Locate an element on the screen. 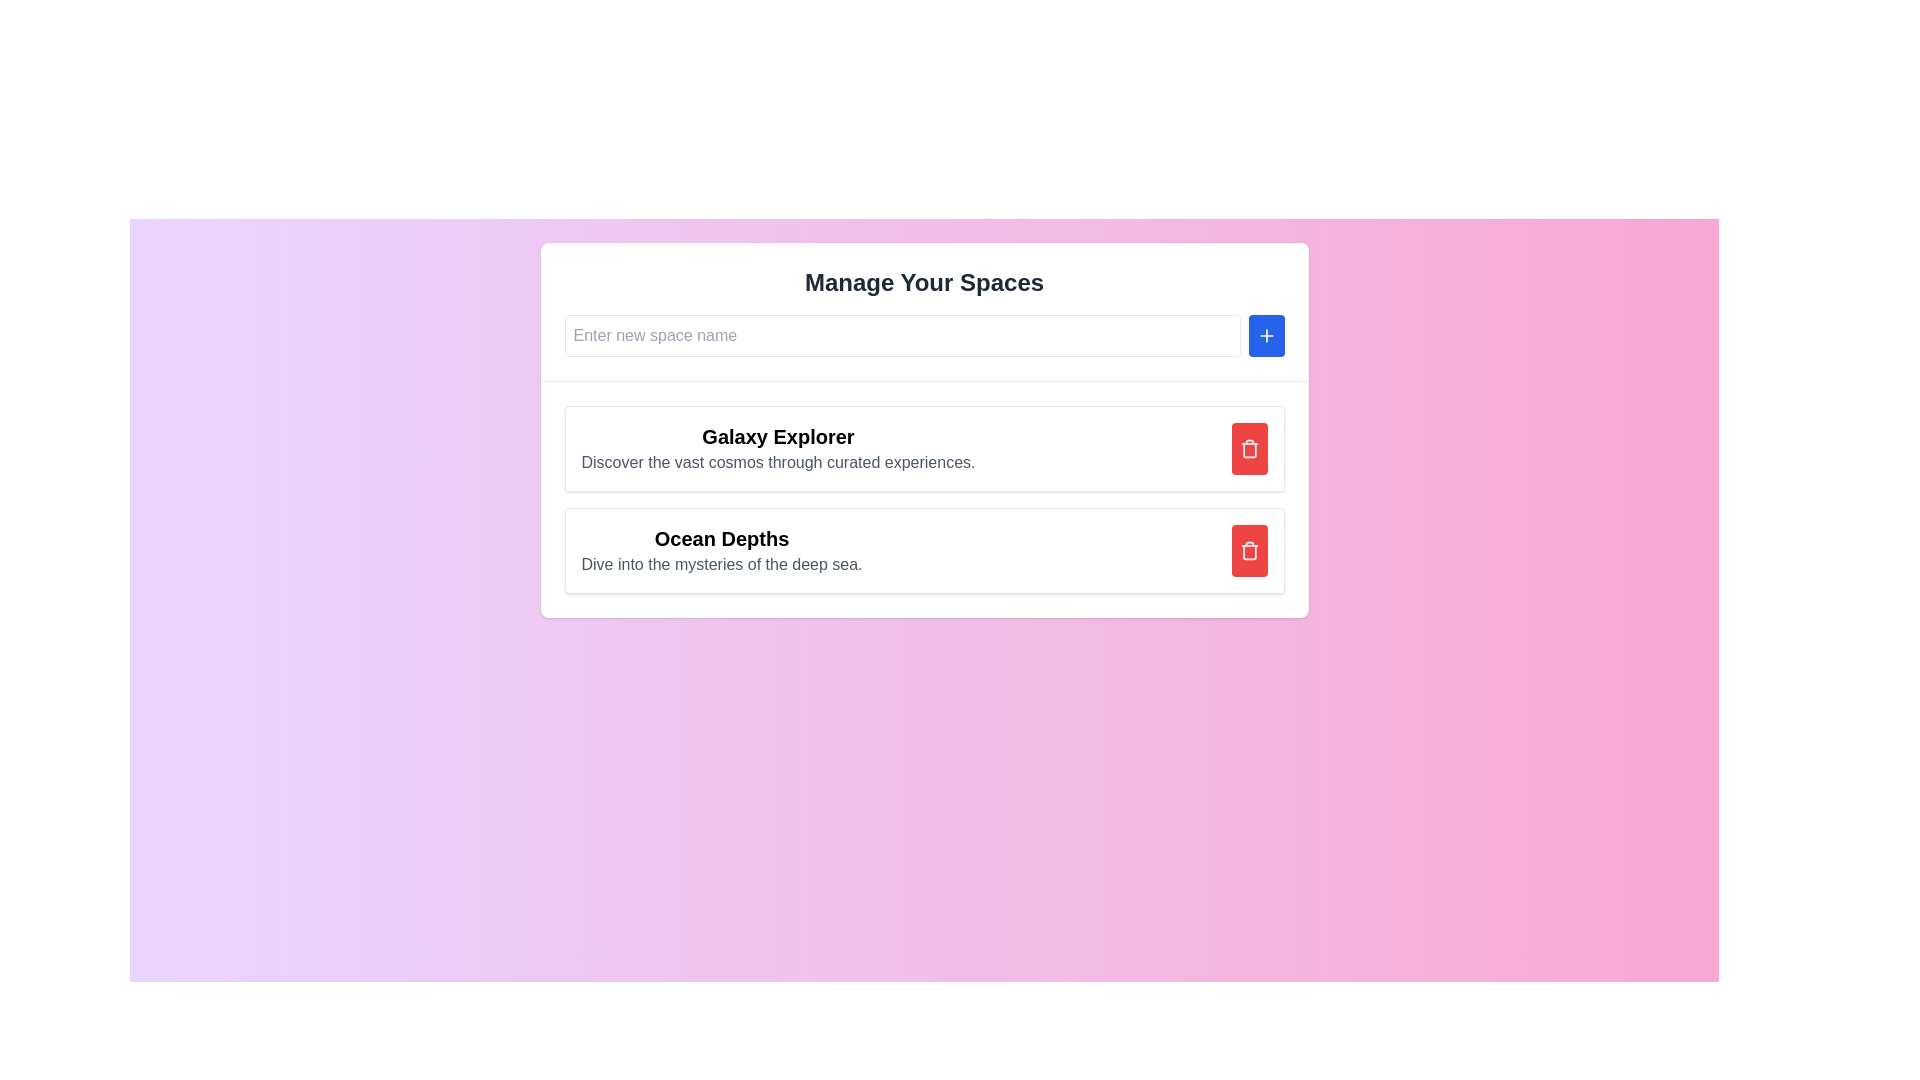 The height and width of the screenshot is (1080, 1920). the trash bin icon with a red background and white bin shape located in the top-right corner of the 'Galaxy Explorer' section is located at coordinates (1248, 447).